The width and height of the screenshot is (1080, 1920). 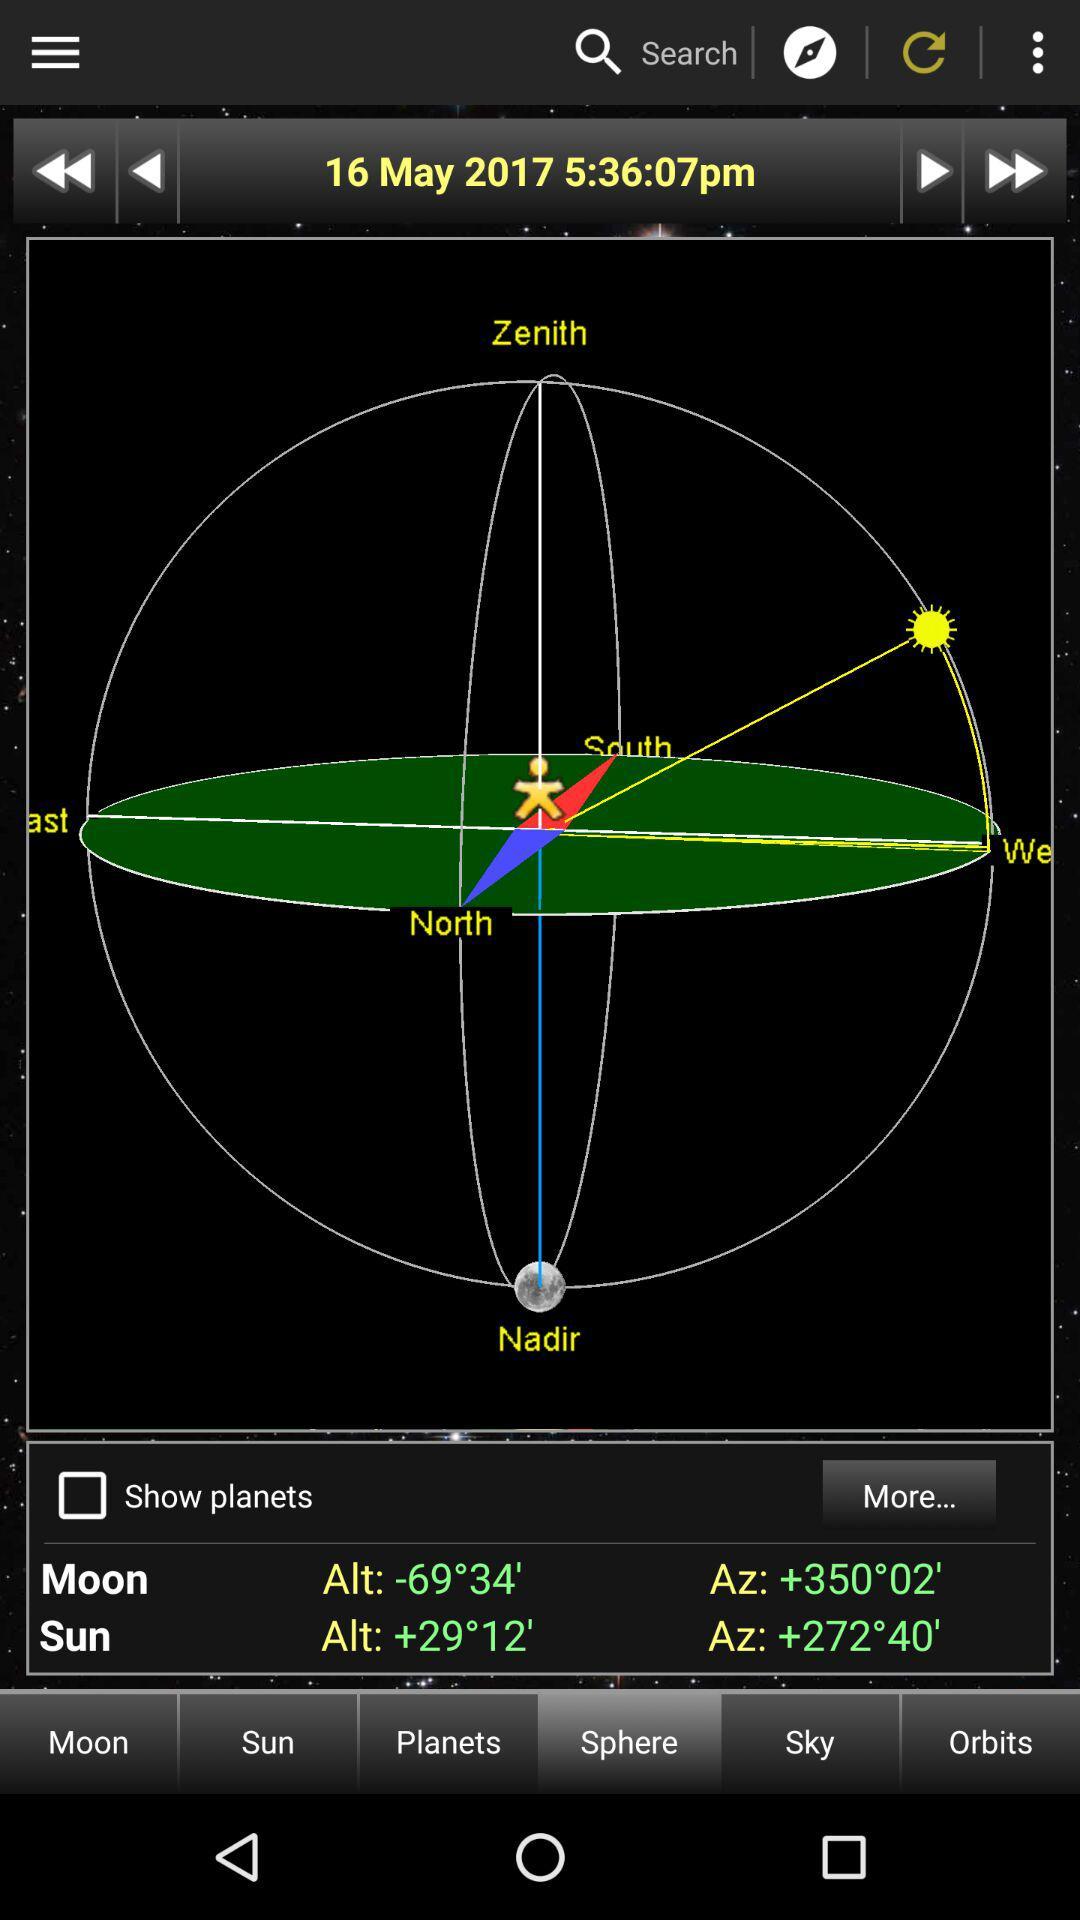 I want to click on the search icon, so click(x=598, y=52).